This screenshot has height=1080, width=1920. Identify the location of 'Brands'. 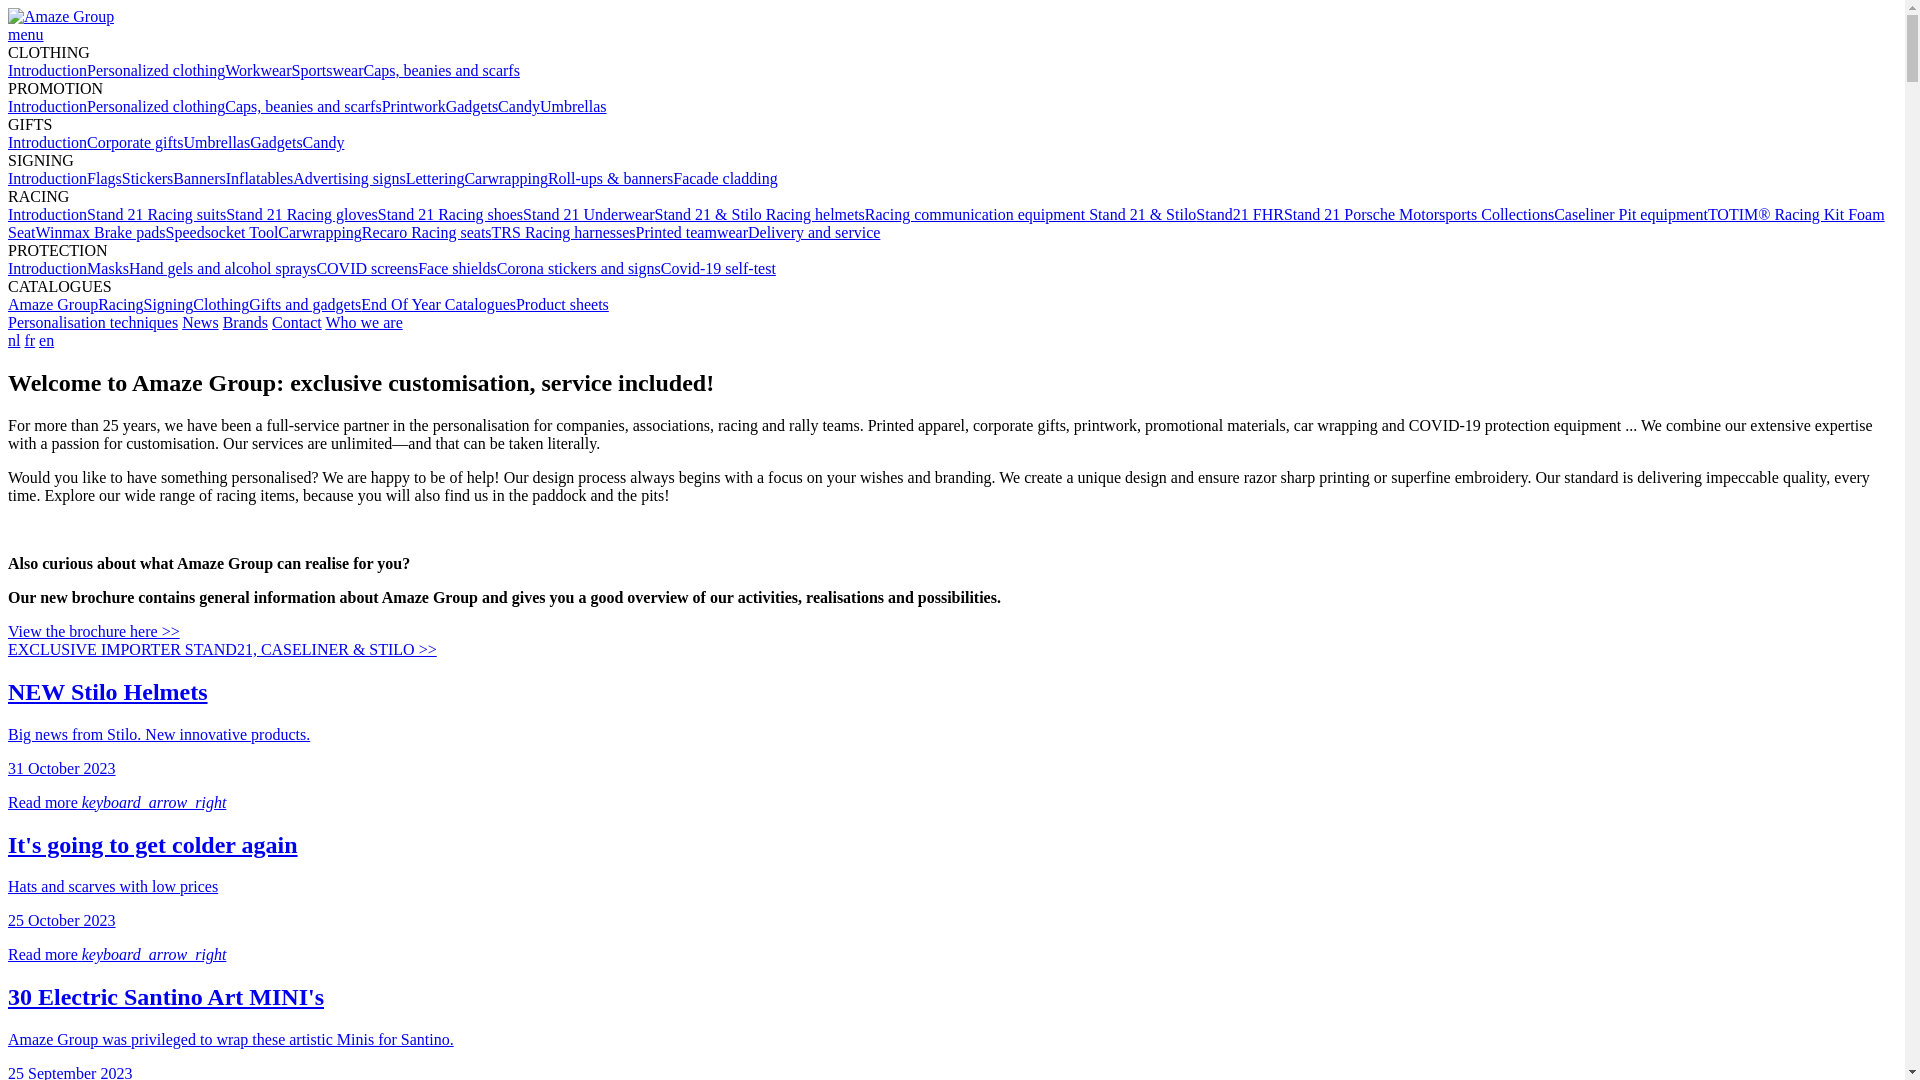
(244, 321).